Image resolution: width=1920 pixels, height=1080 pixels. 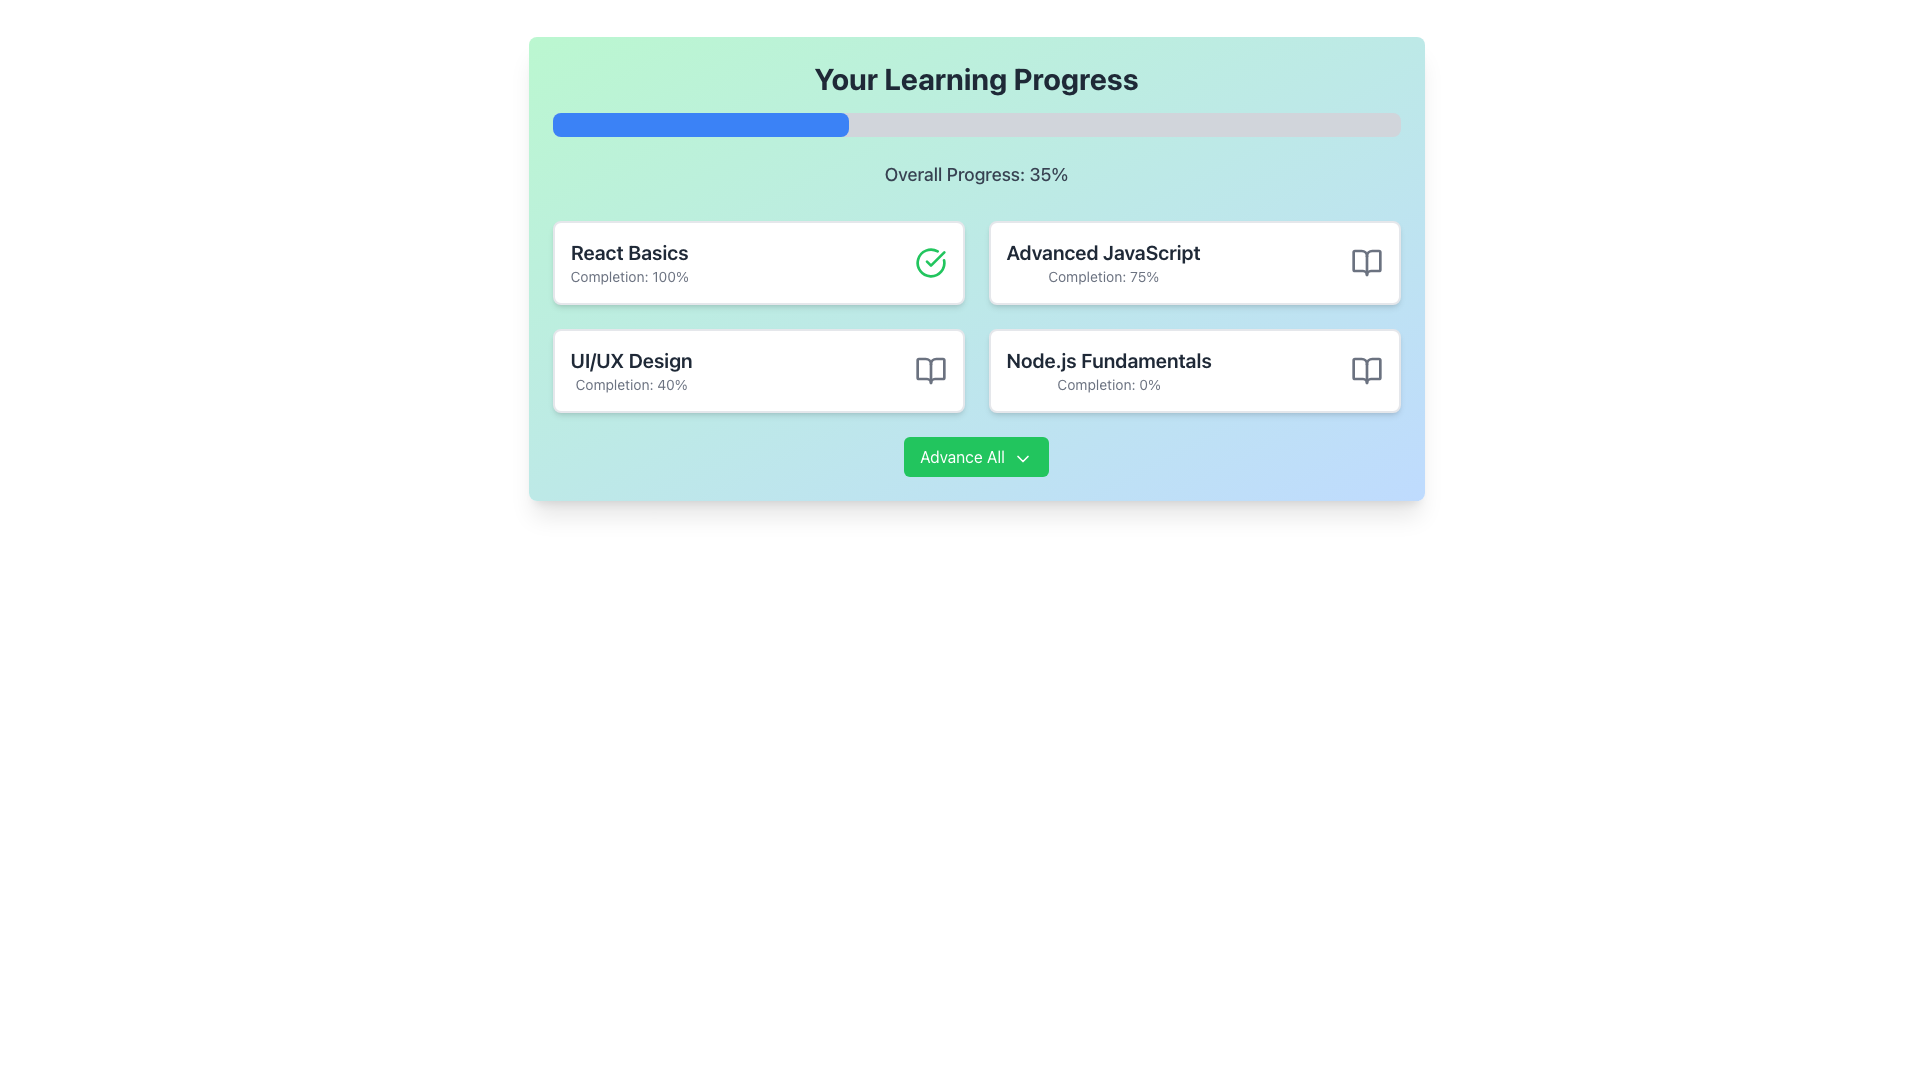 I want to click on the Icon (Chevron Down) located to the right of the 'Advance All' button, so click(x=1022, y=458).